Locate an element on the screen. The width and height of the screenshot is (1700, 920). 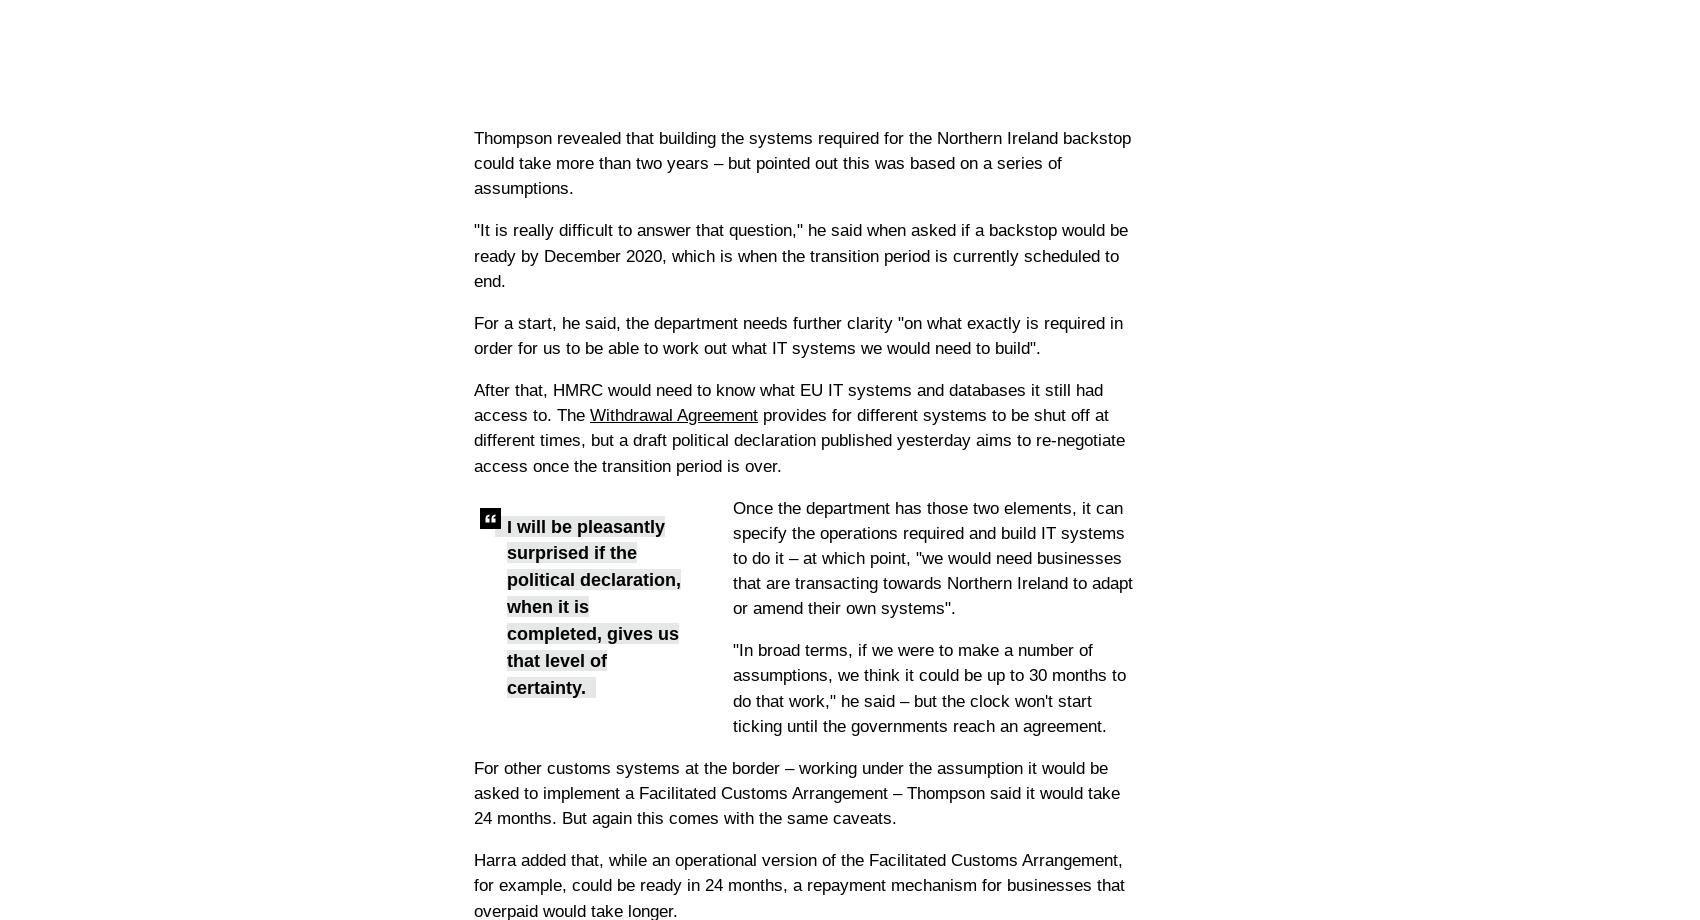
'Thompson revealed that building the systems required for the Northern Ireland backstop could take more than two years – but pointed out this was based on a series of assumptions.' is located at coordinates (801, 162).